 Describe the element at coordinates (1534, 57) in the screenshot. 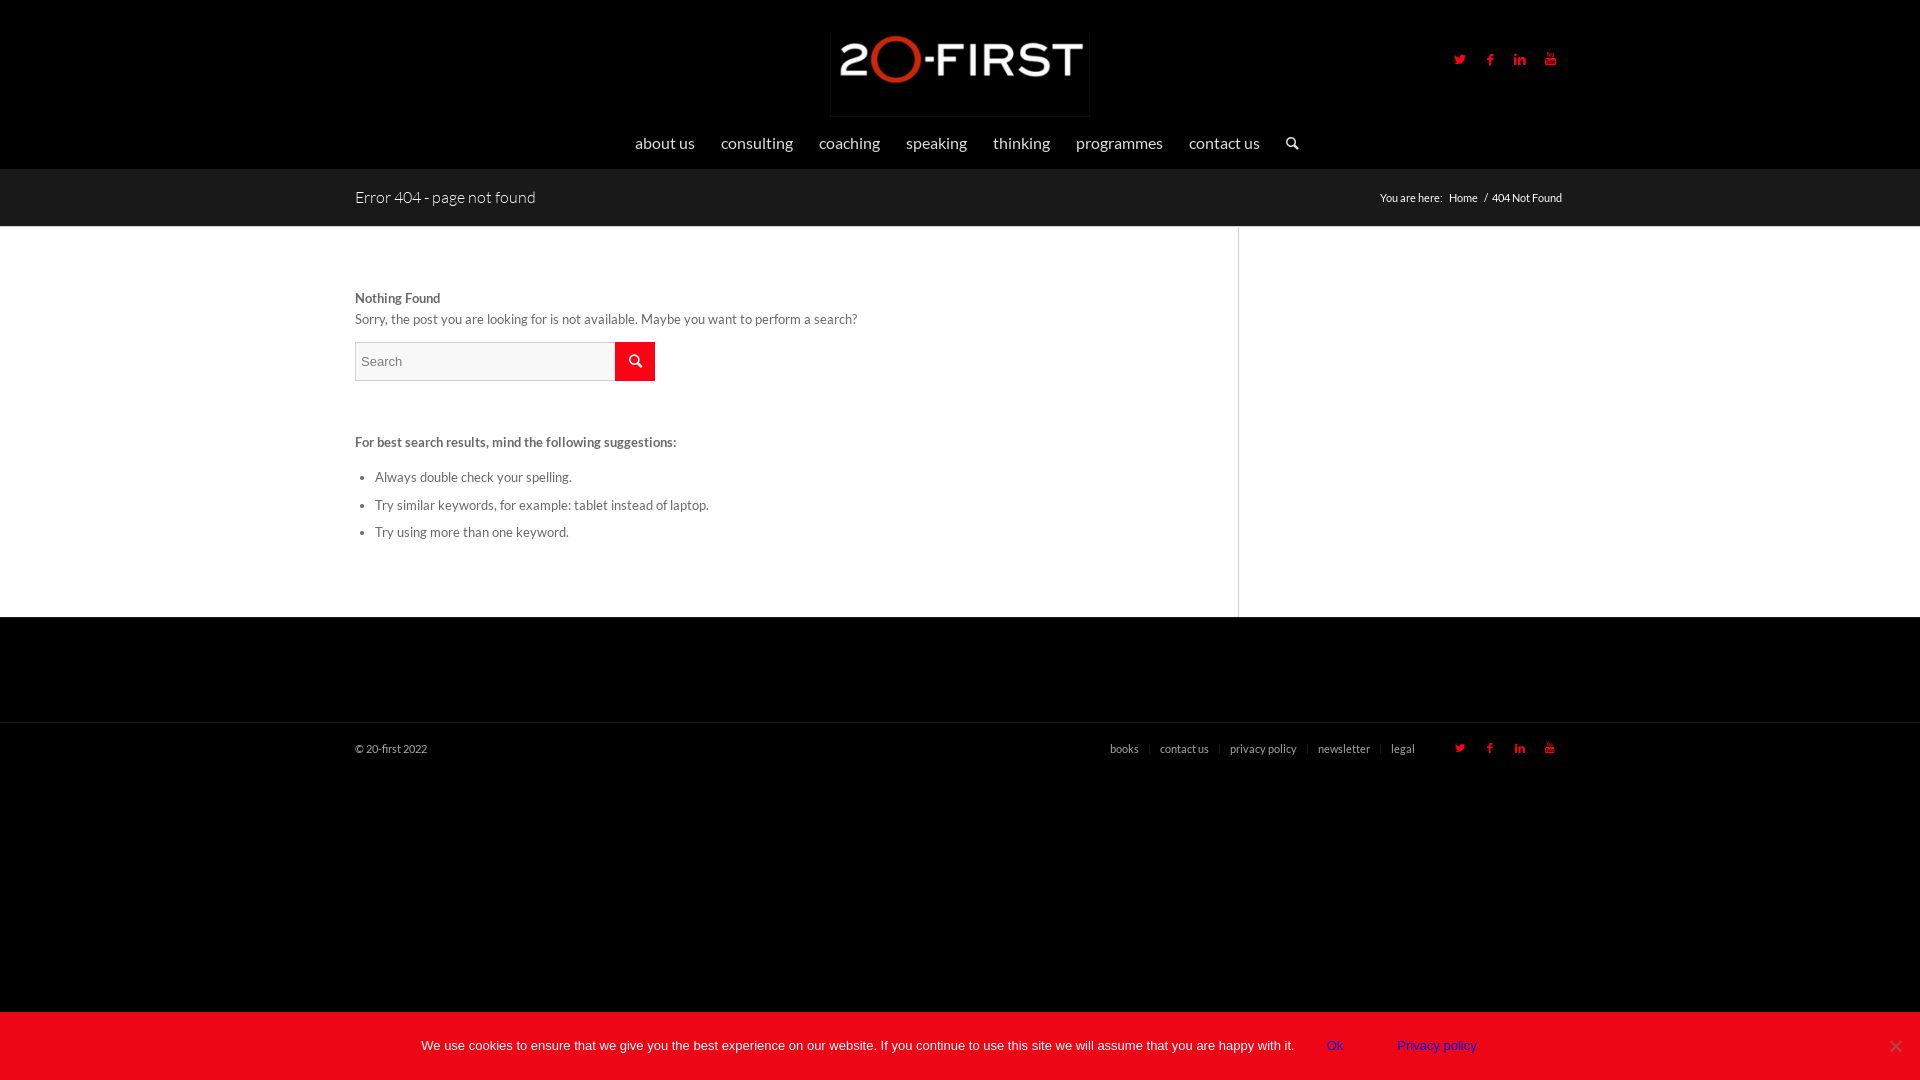

I see `'Youtube'` at that location.